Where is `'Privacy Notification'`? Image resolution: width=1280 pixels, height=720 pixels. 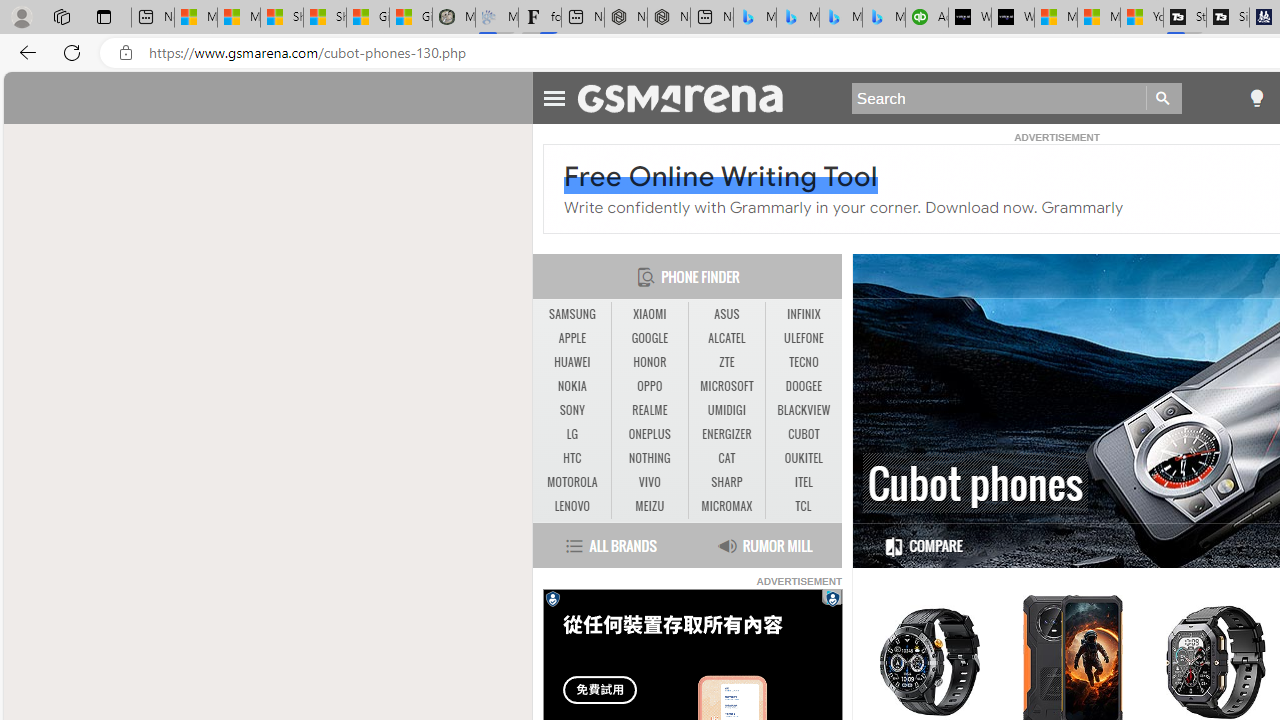 'Privacy Notification' is located at coordinates (552, 598).